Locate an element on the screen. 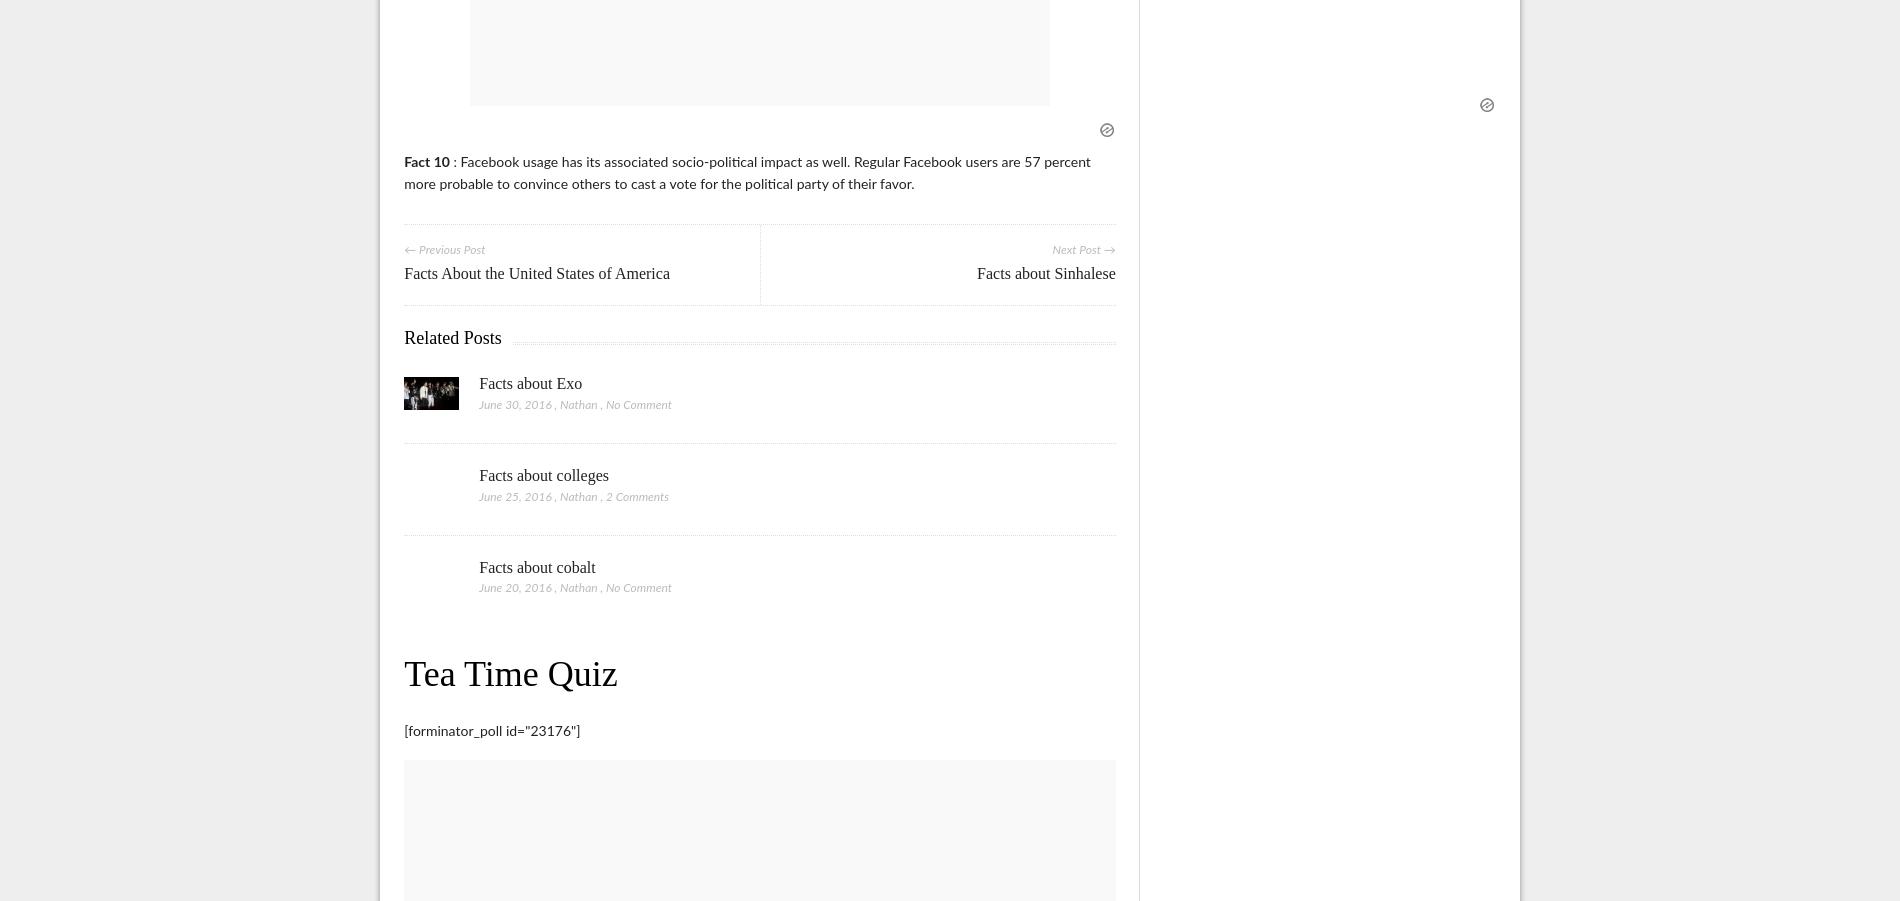  'Facts about colleges' is located at coordinates (543, 474).